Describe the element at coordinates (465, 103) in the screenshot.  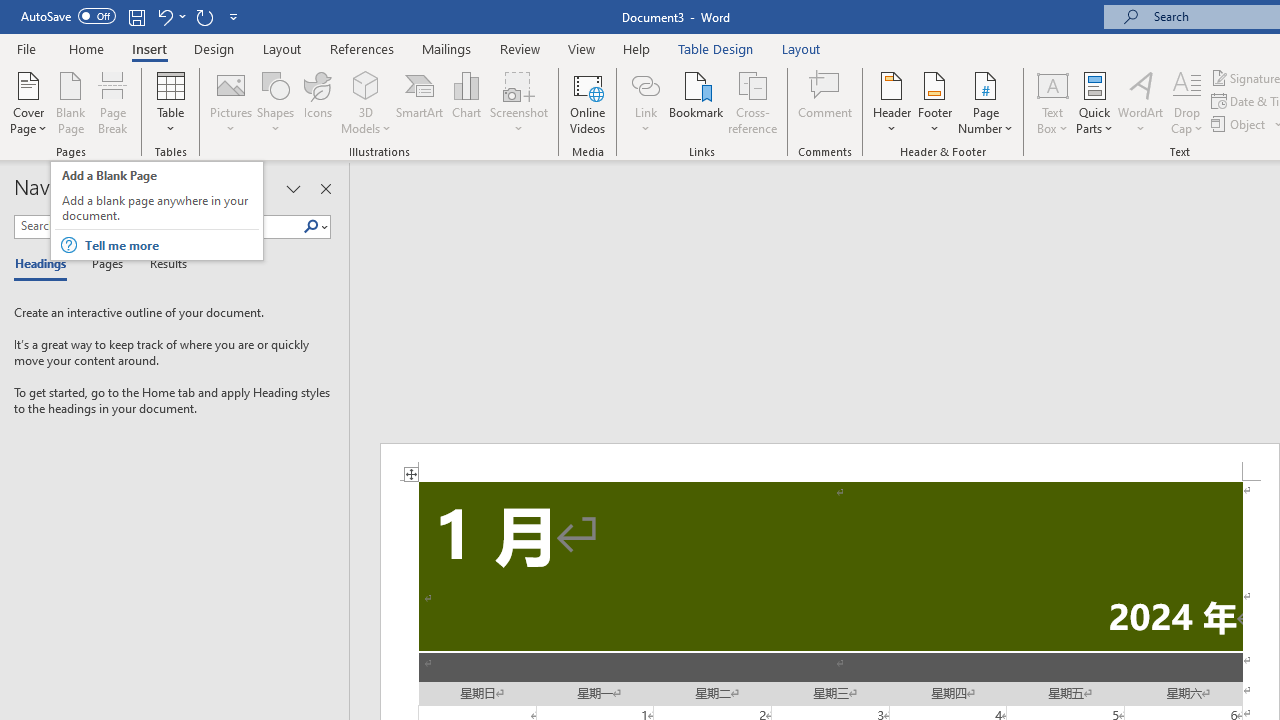
I see `'Chart...'` at that location.